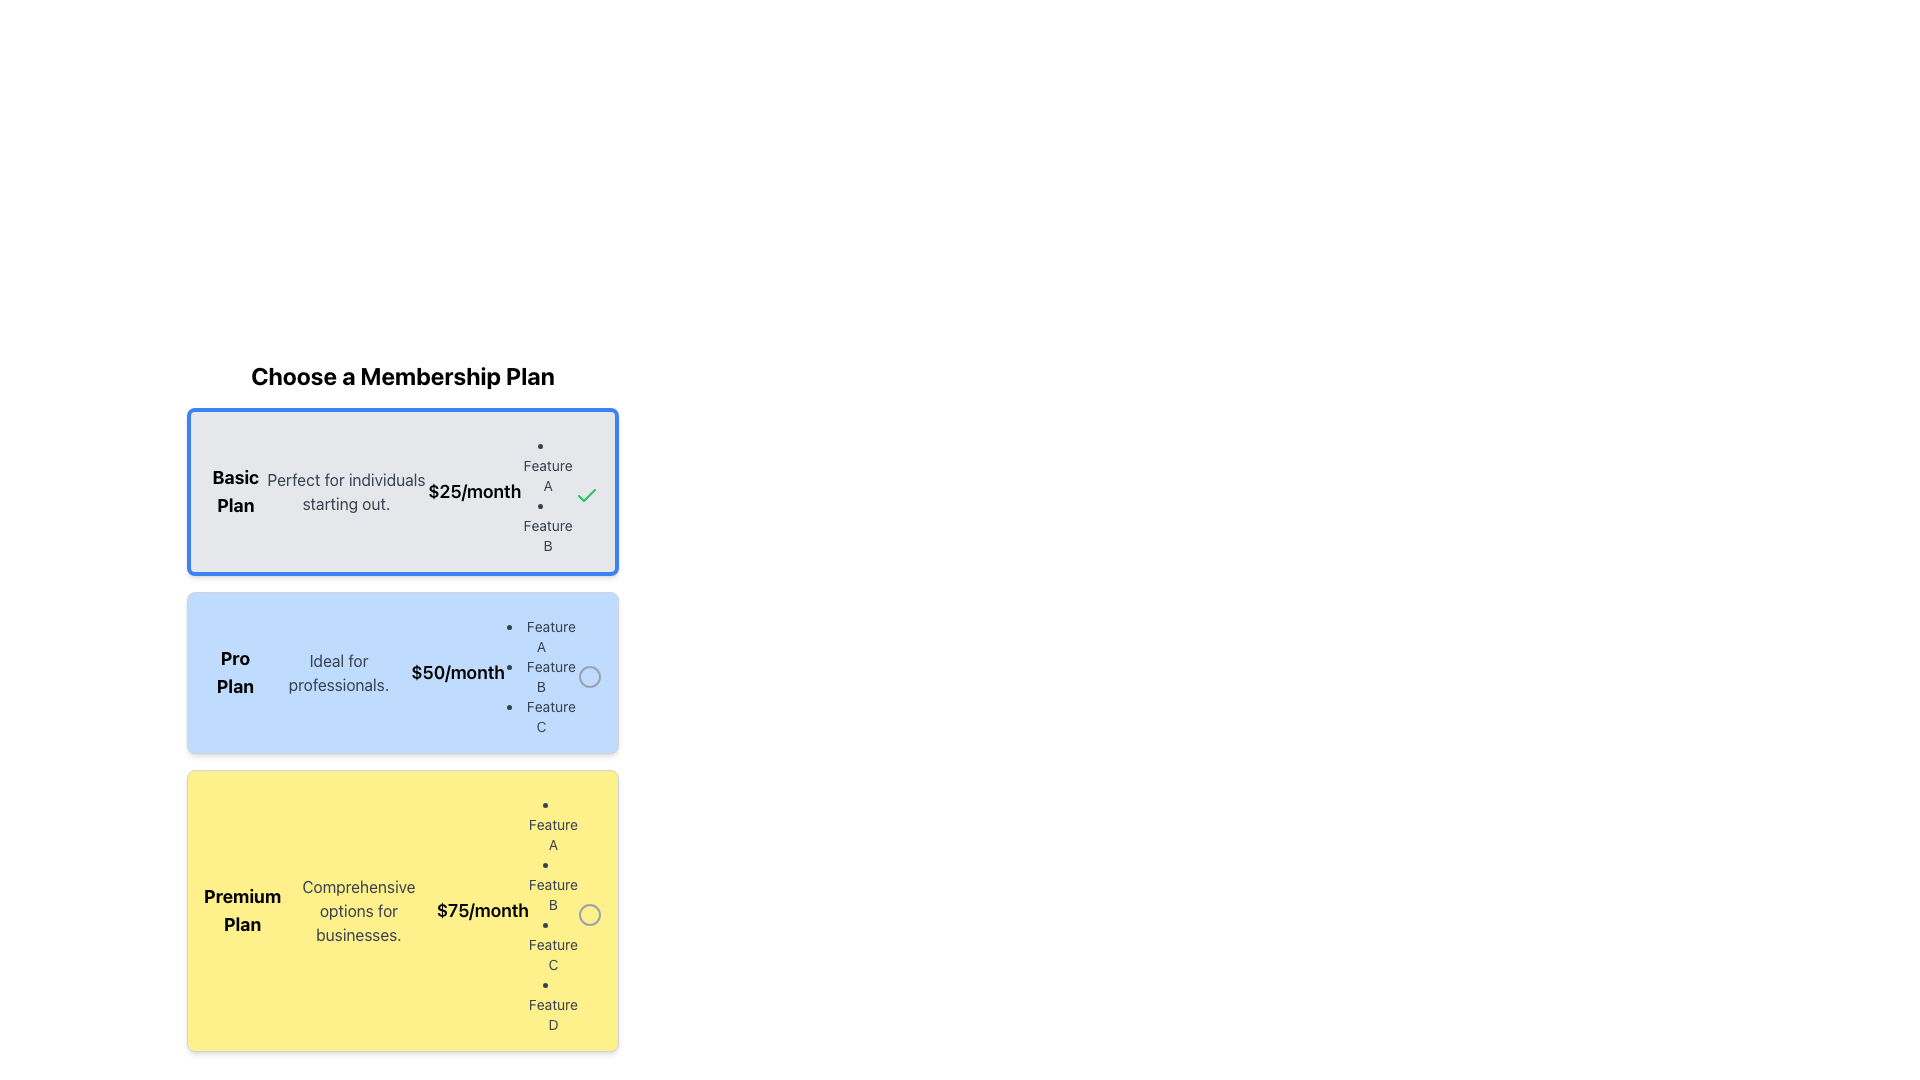 The image size is (1920, 1080). I want to click on the text list containing 'Feature A' and 'Feature B' located in the lower-right section of the 'Basic Plan' card, so click(548, 492).